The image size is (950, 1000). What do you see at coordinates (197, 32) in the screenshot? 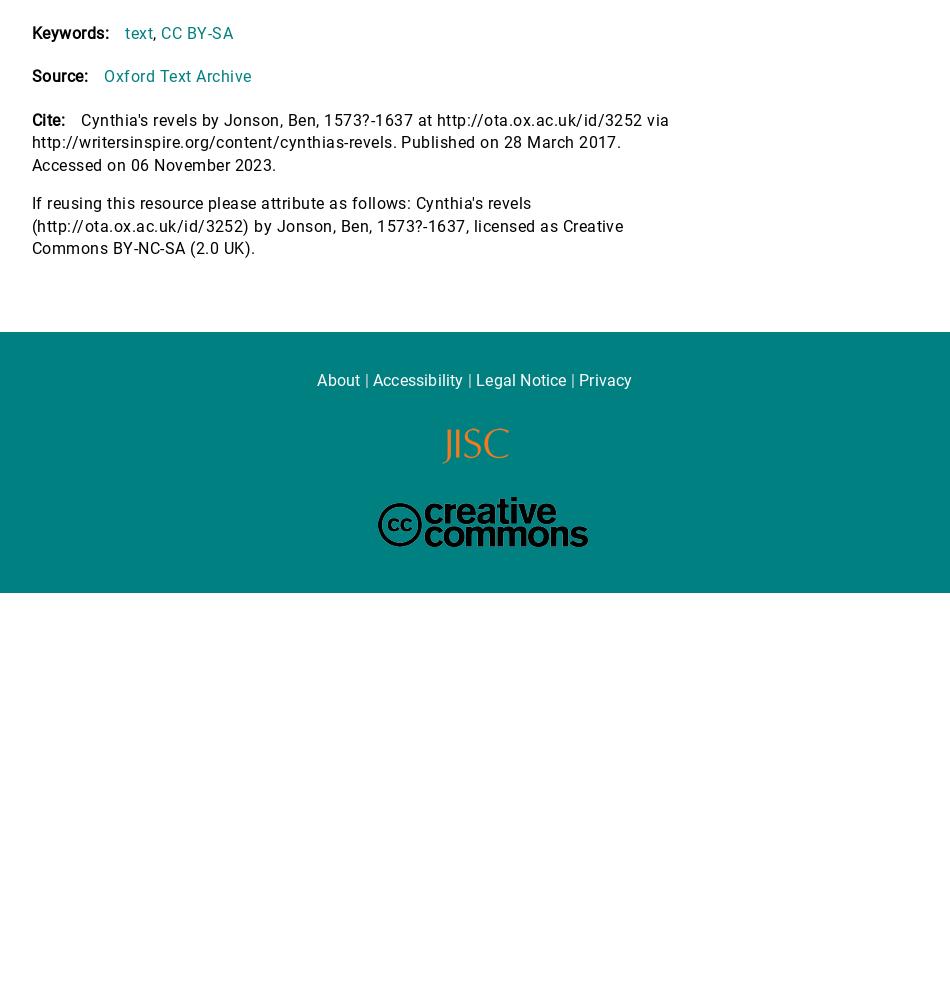
I see `'CC BY-SA'` at bounding box center [197, 32].